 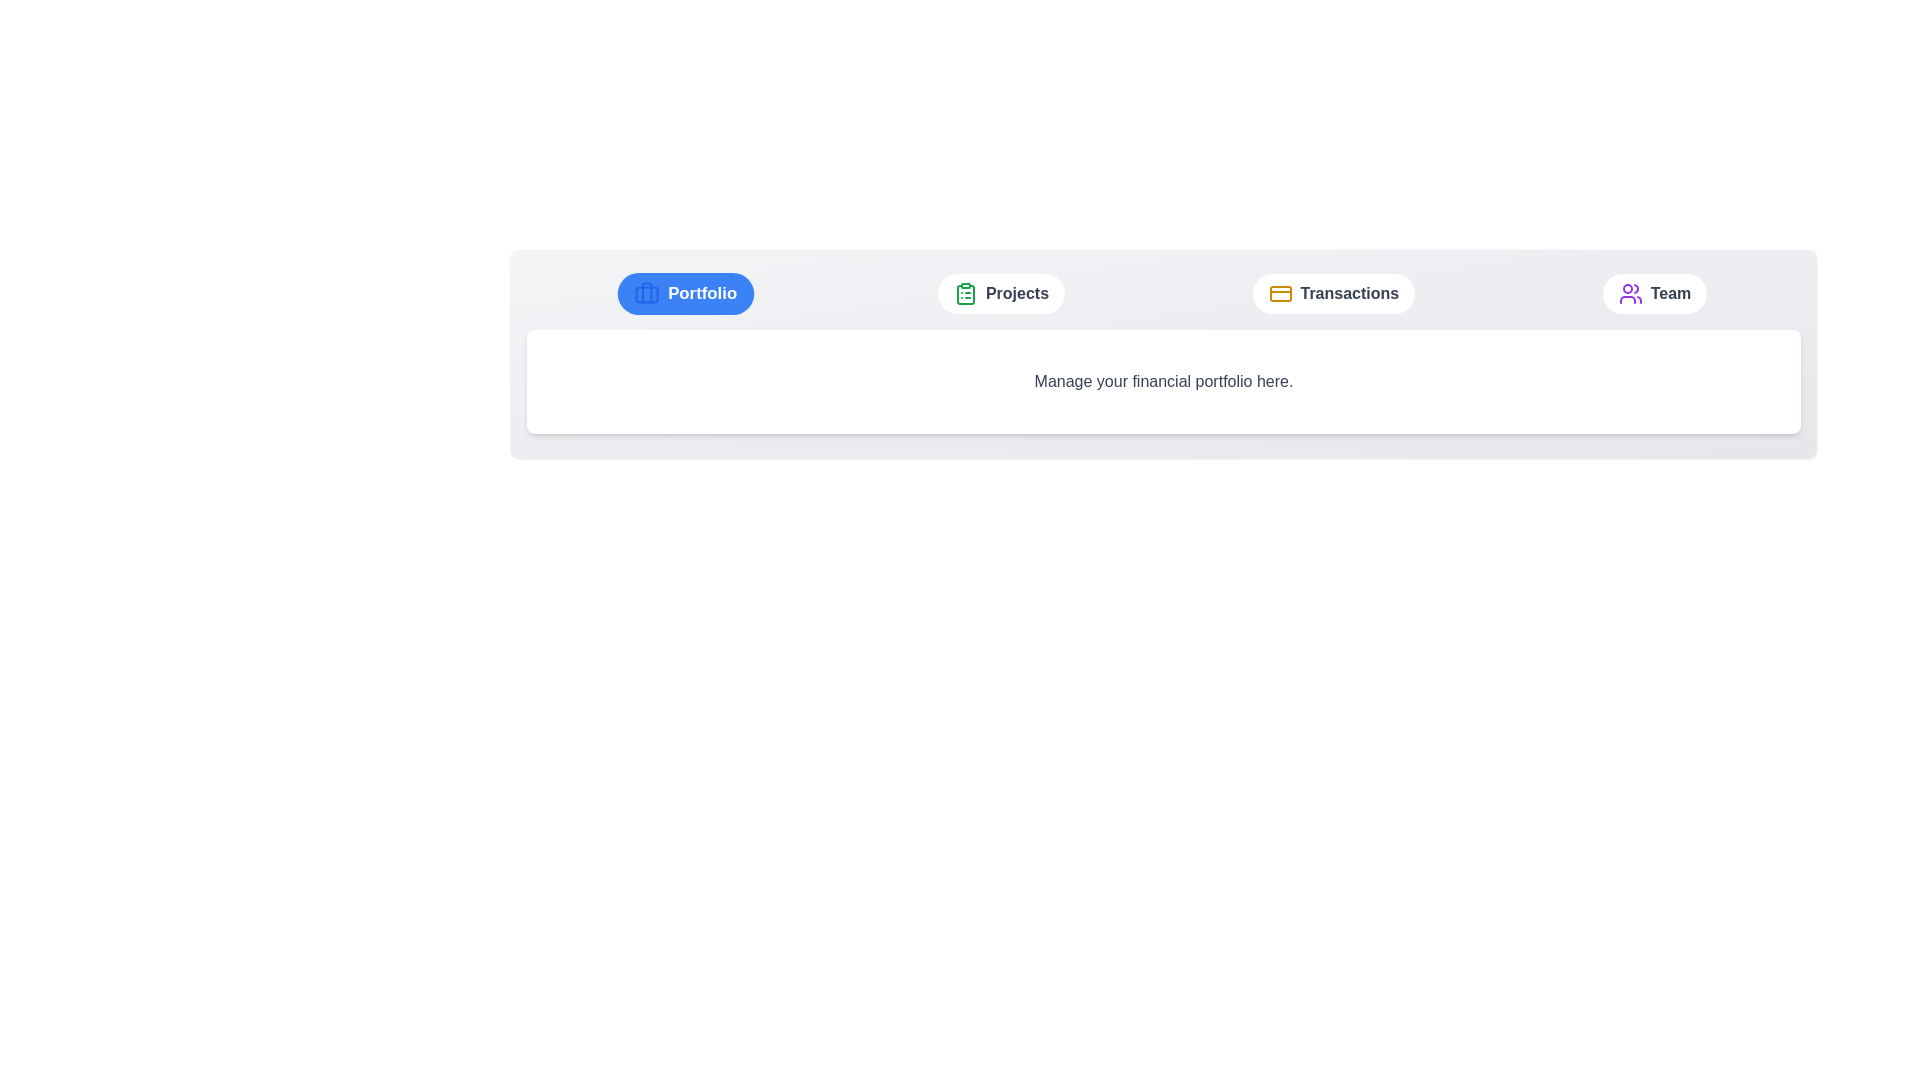 What do you see at coordinates (1655, 293) in the screenshot?
I see `the tab labeled Team to observe the hover effect` at bounding box center [1655, 293].